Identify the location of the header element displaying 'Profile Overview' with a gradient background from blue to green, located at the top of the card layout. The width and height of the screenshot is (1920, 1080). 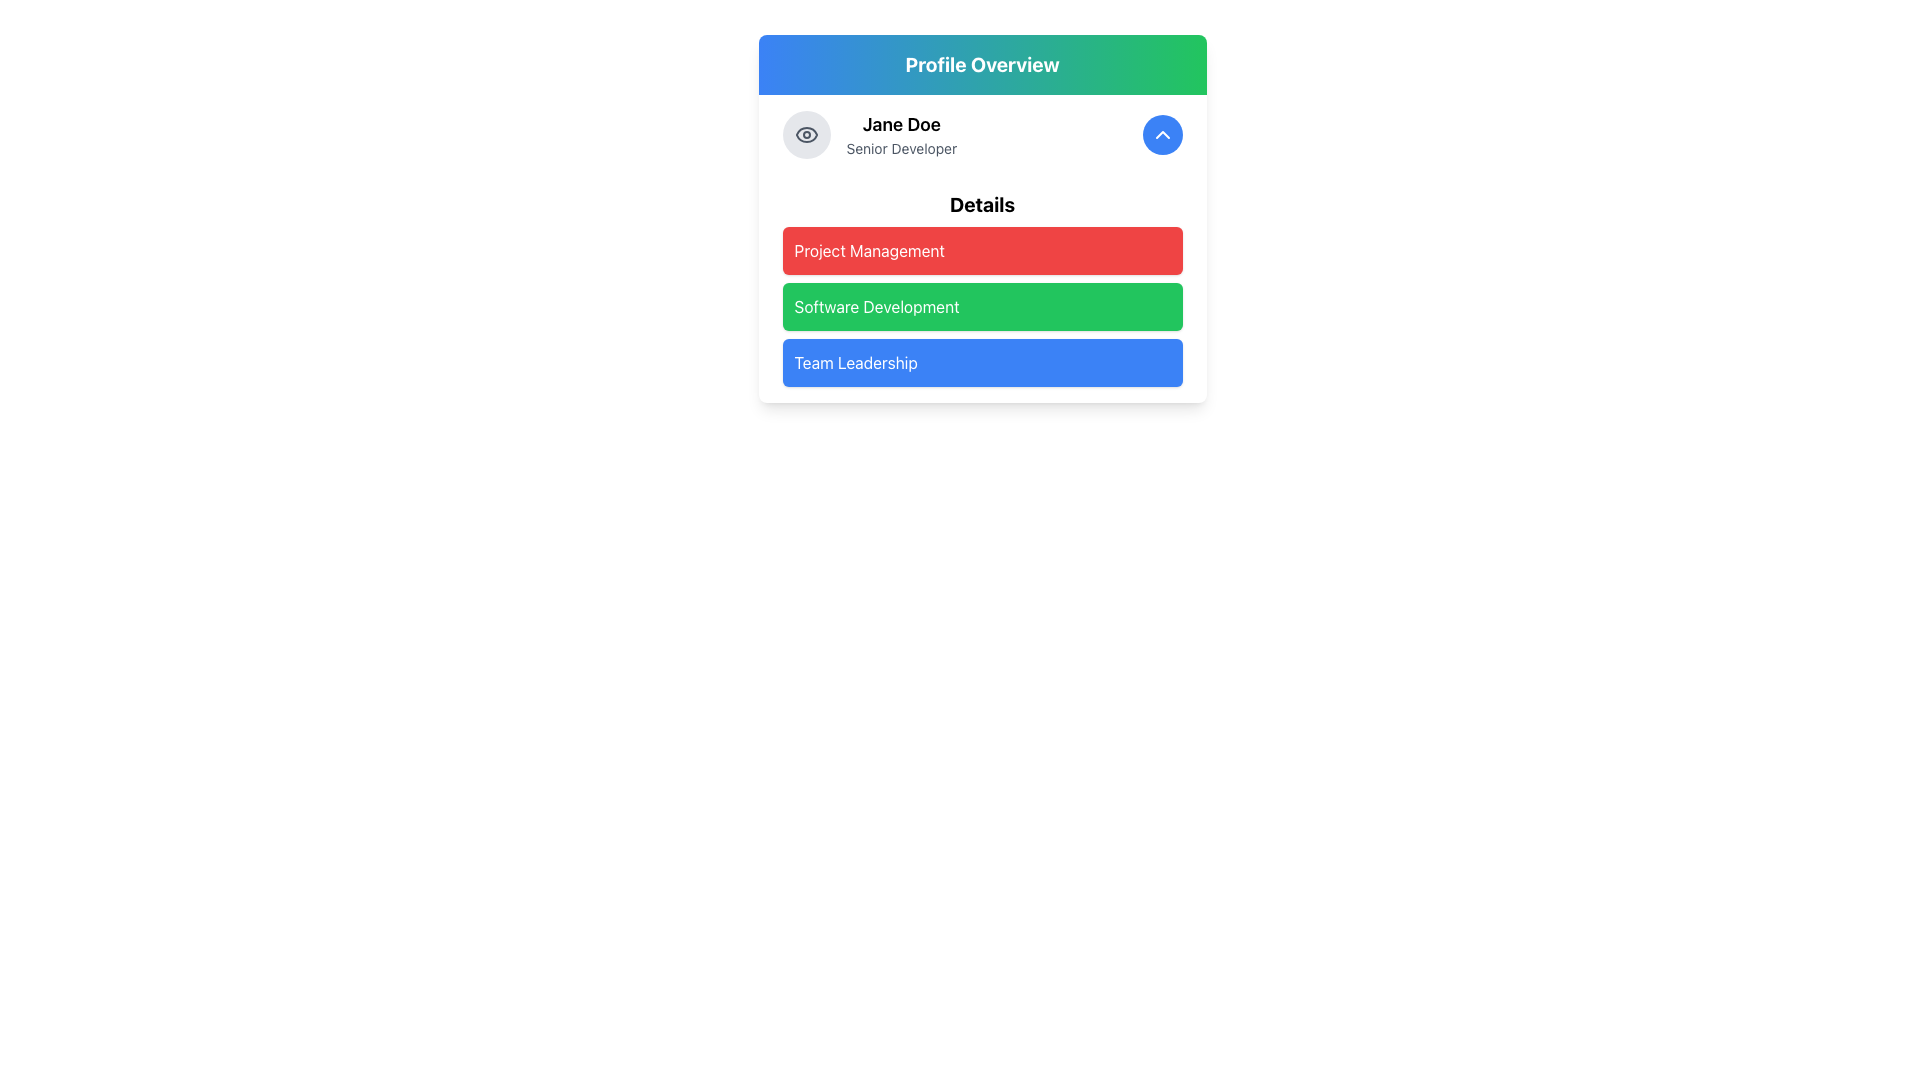
(982, 64).